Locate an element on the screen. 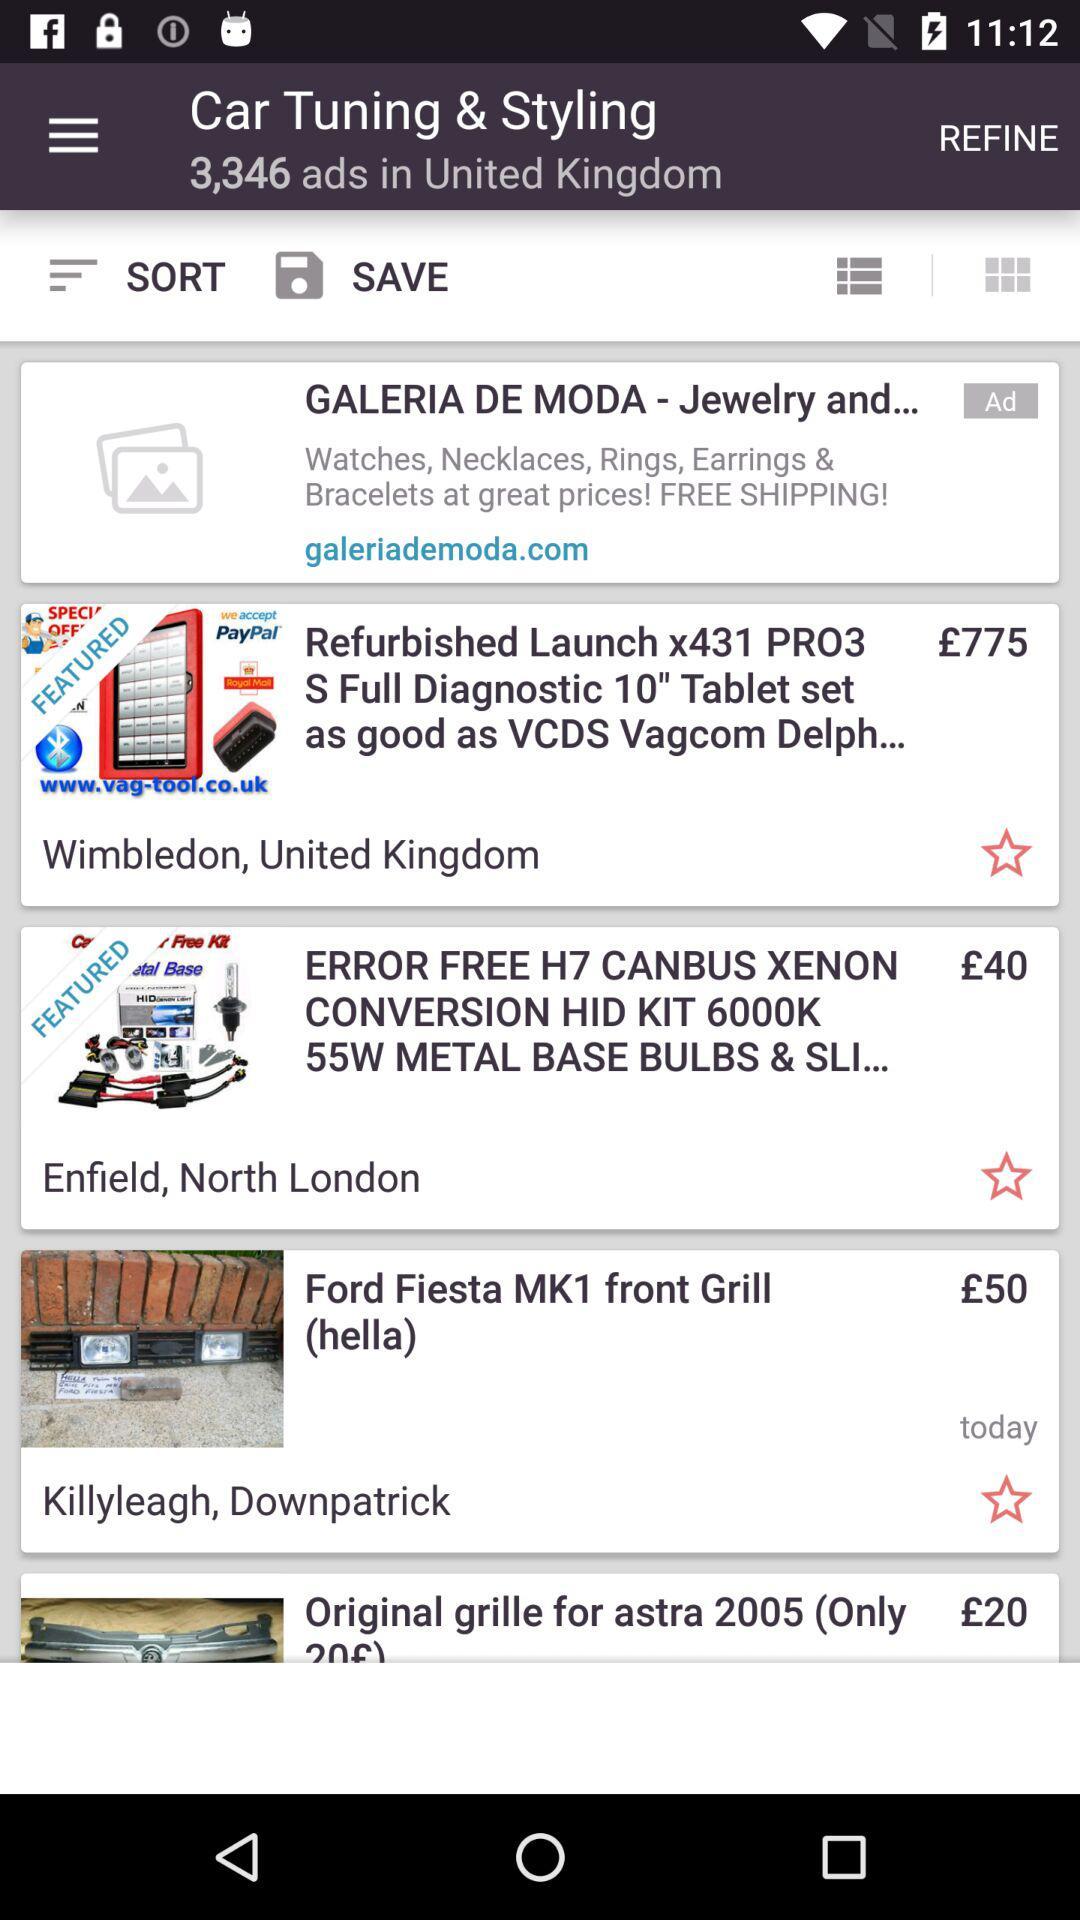  image left to the text ford fiesta is located at coordinates (151, 1348).